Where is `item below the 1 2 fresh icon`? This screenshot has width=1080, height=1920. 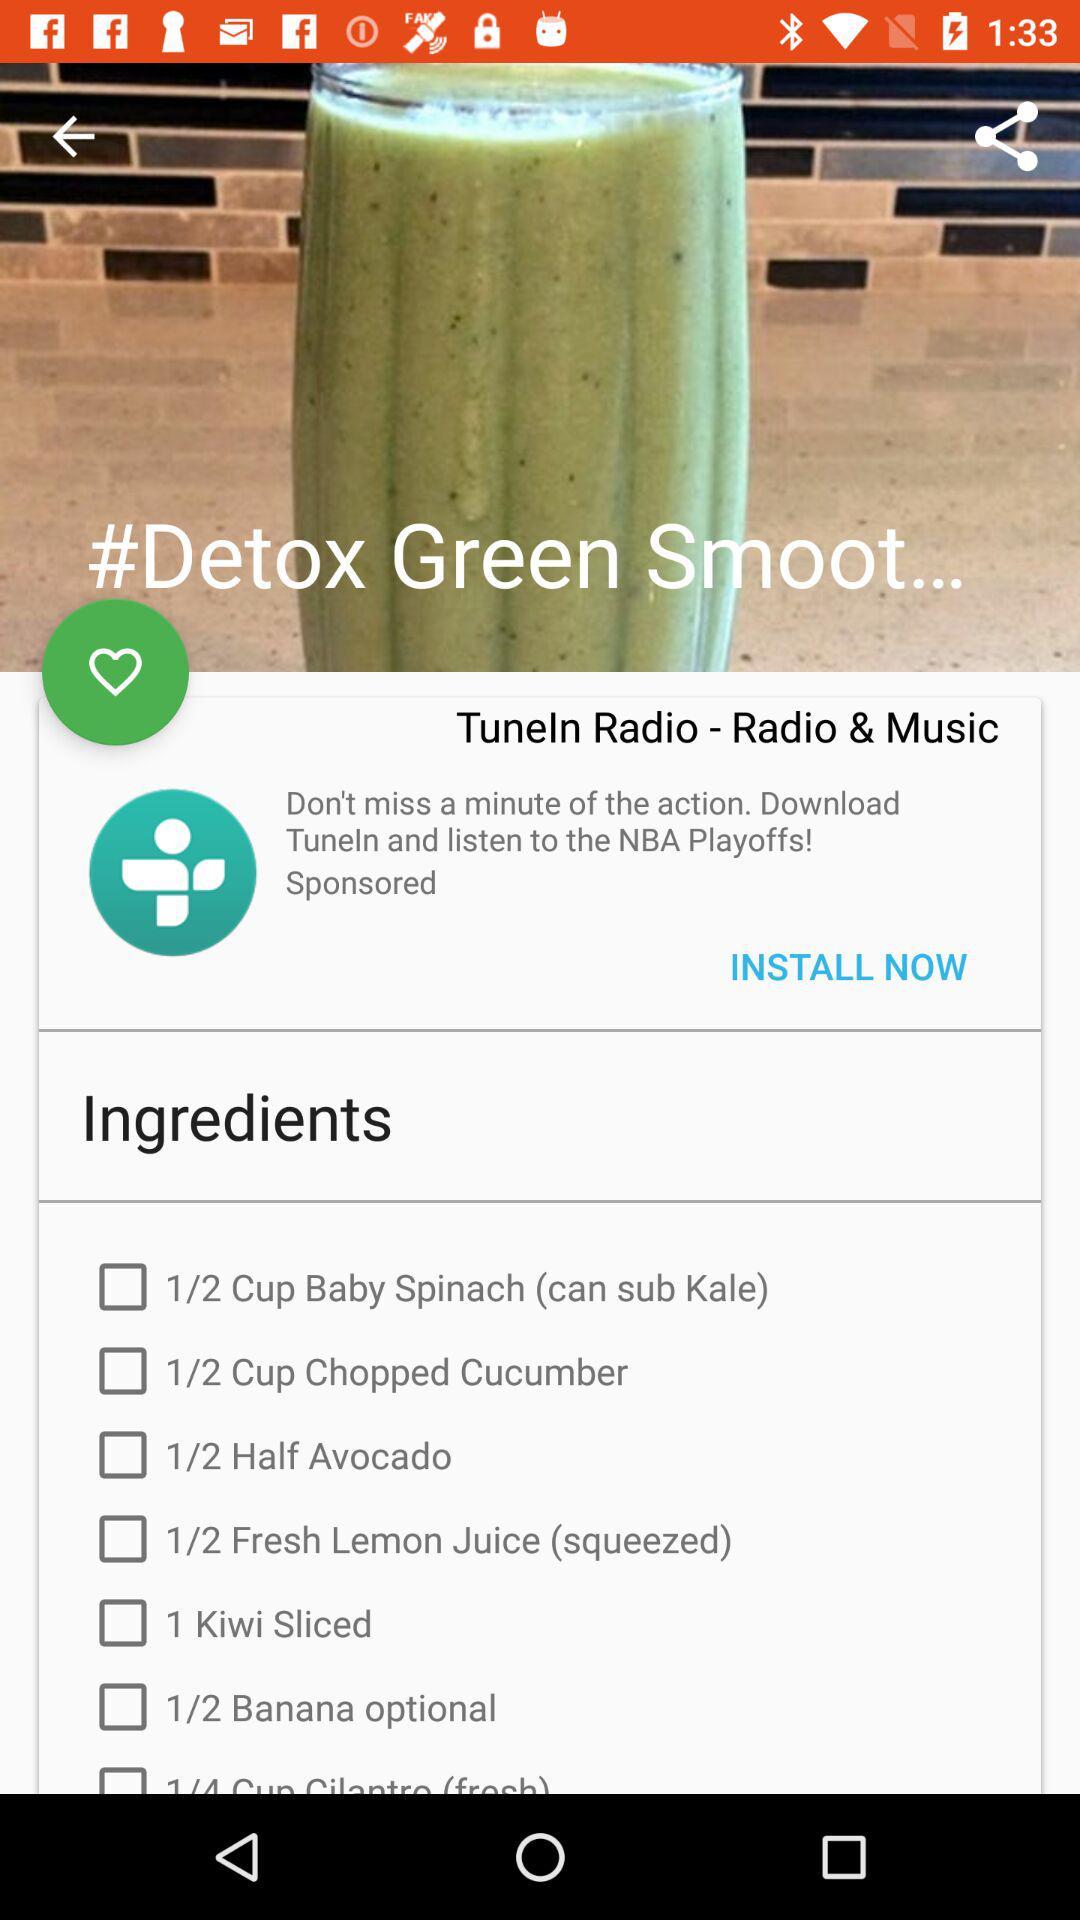
item below the 1 2 fresh icon is located at coordinates (540, 1622).